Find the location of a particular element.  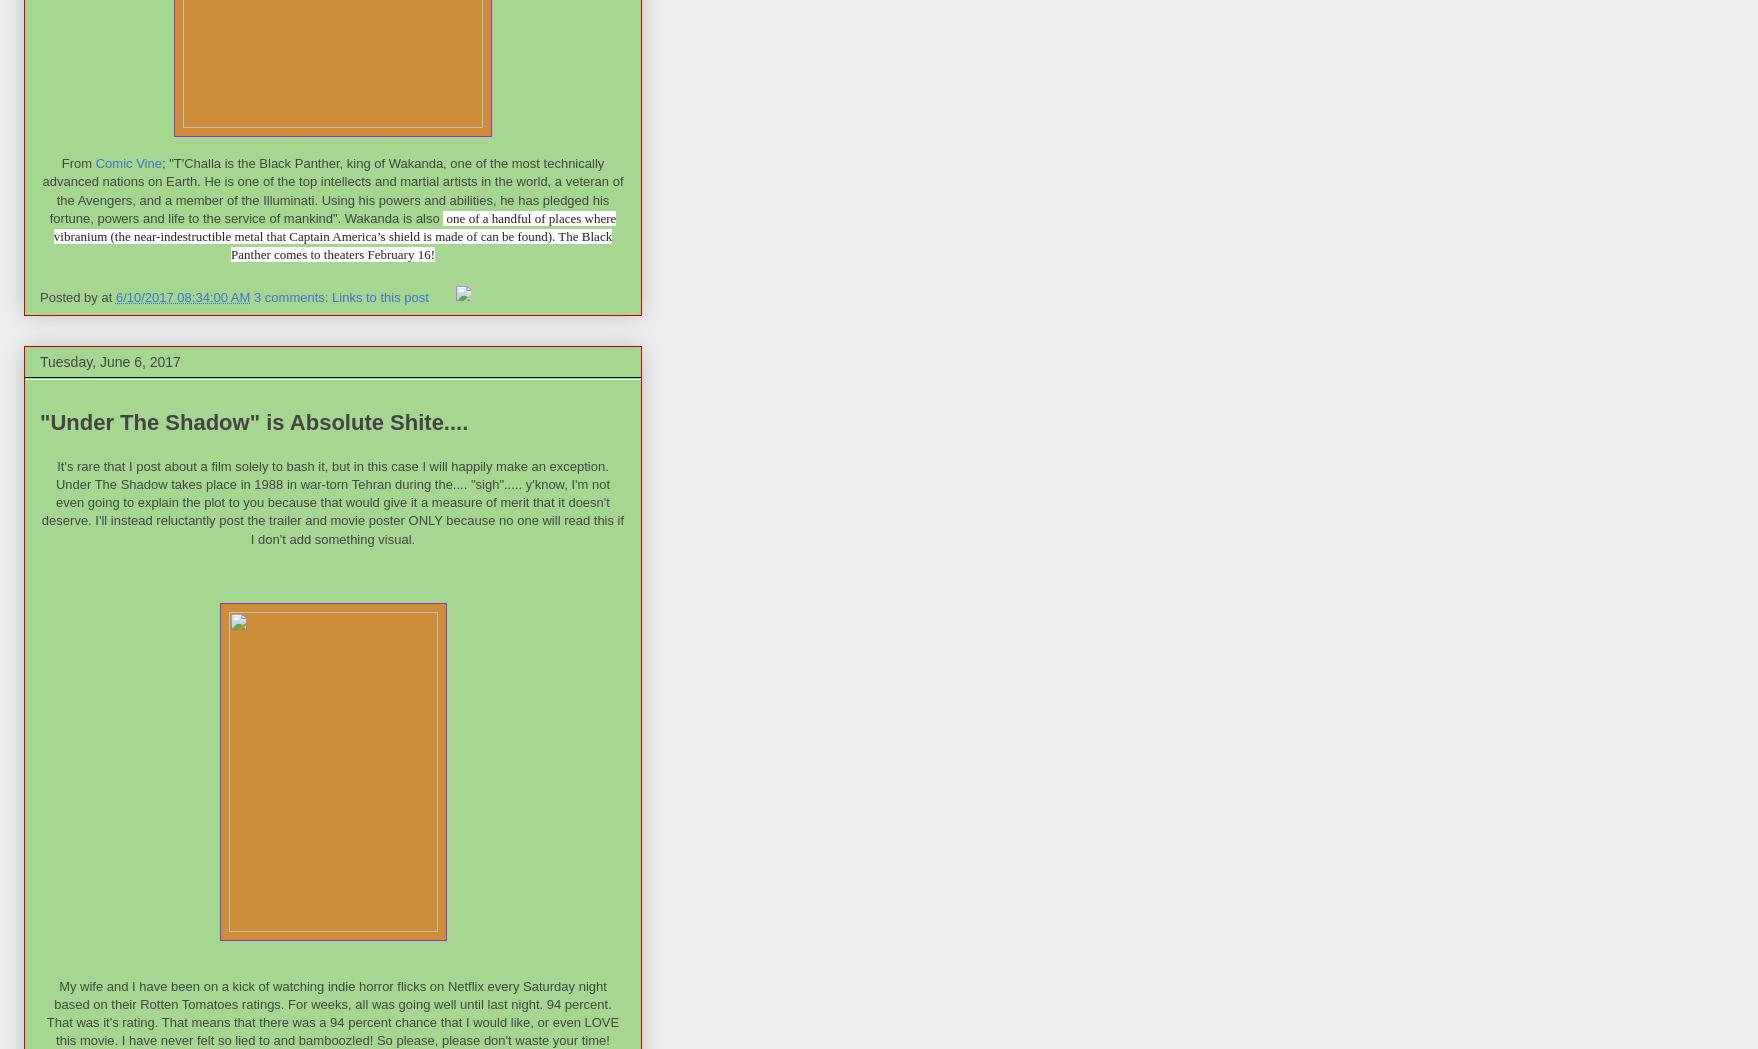

'3 comments:' is located at coordinates (289, 296).